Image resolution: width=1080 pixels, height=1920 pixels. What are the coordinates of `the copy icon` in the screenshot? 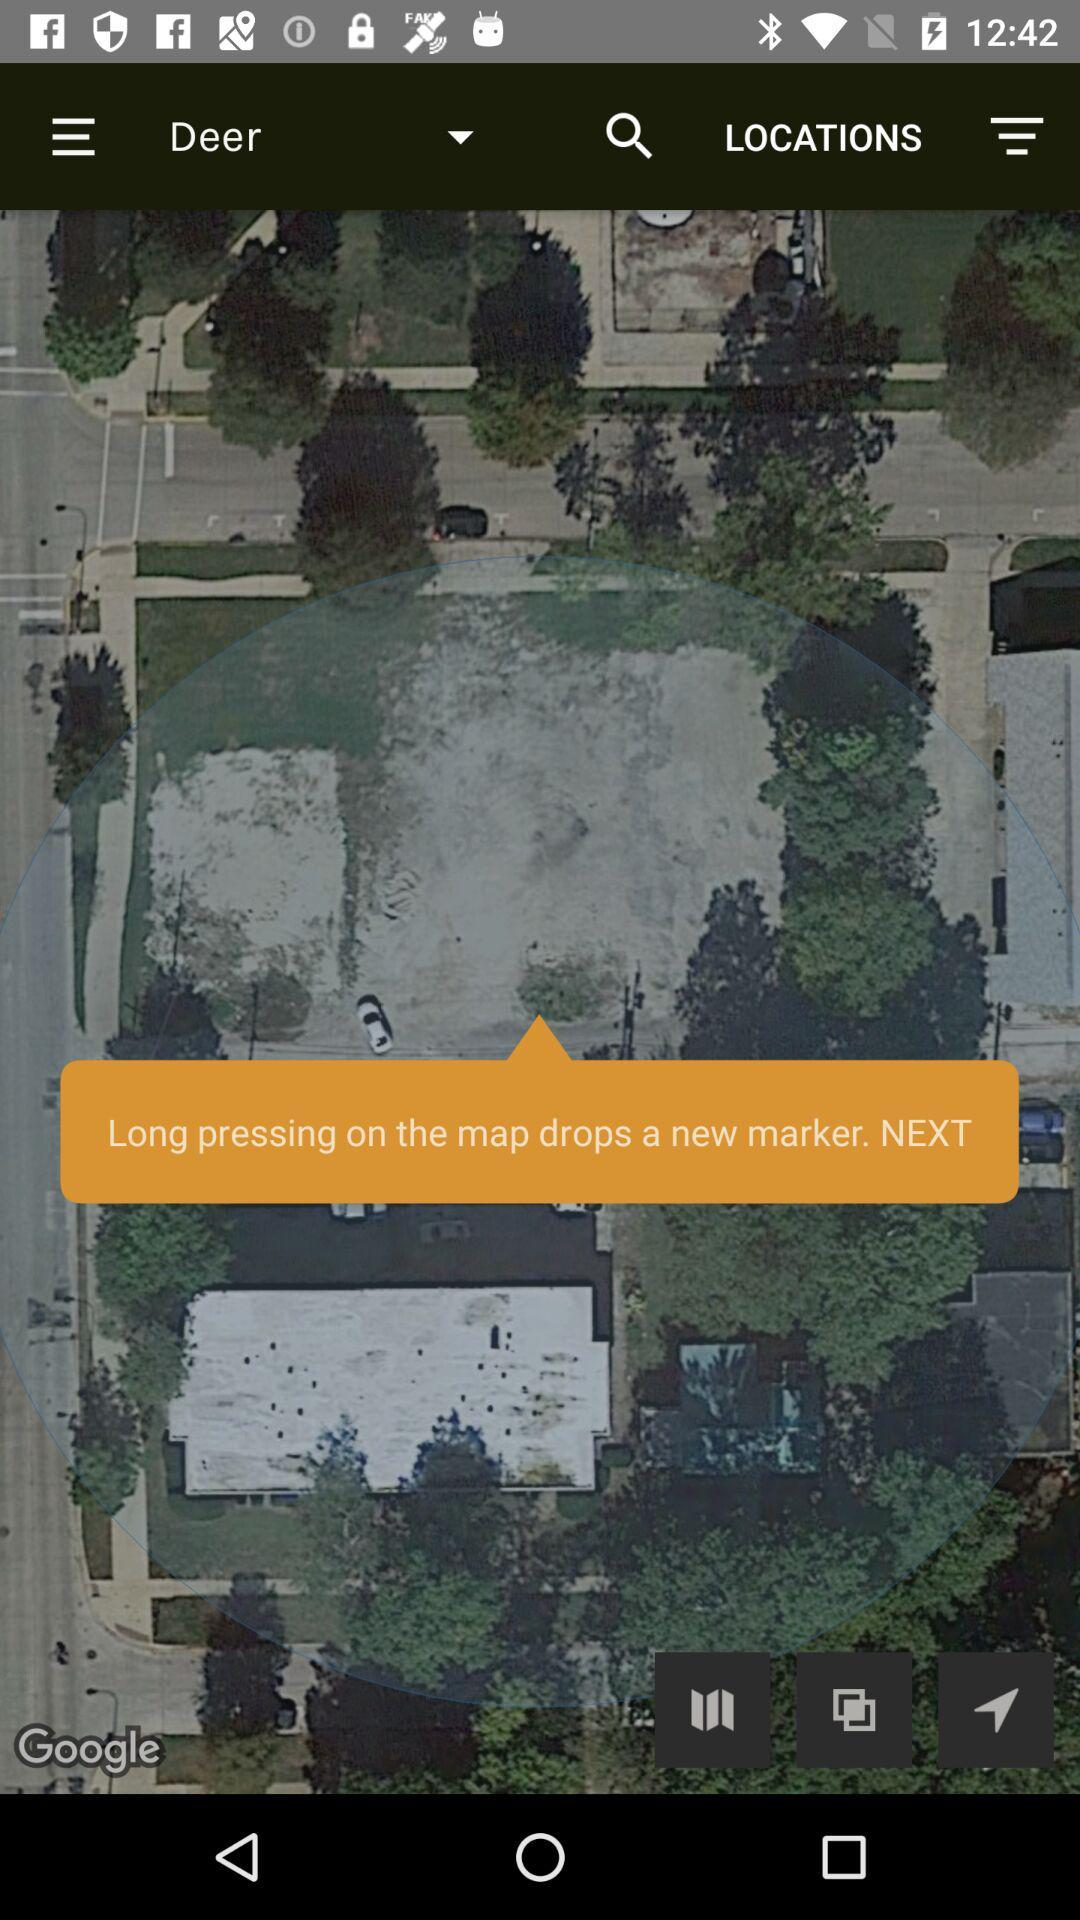 It's located at (854, 1708).